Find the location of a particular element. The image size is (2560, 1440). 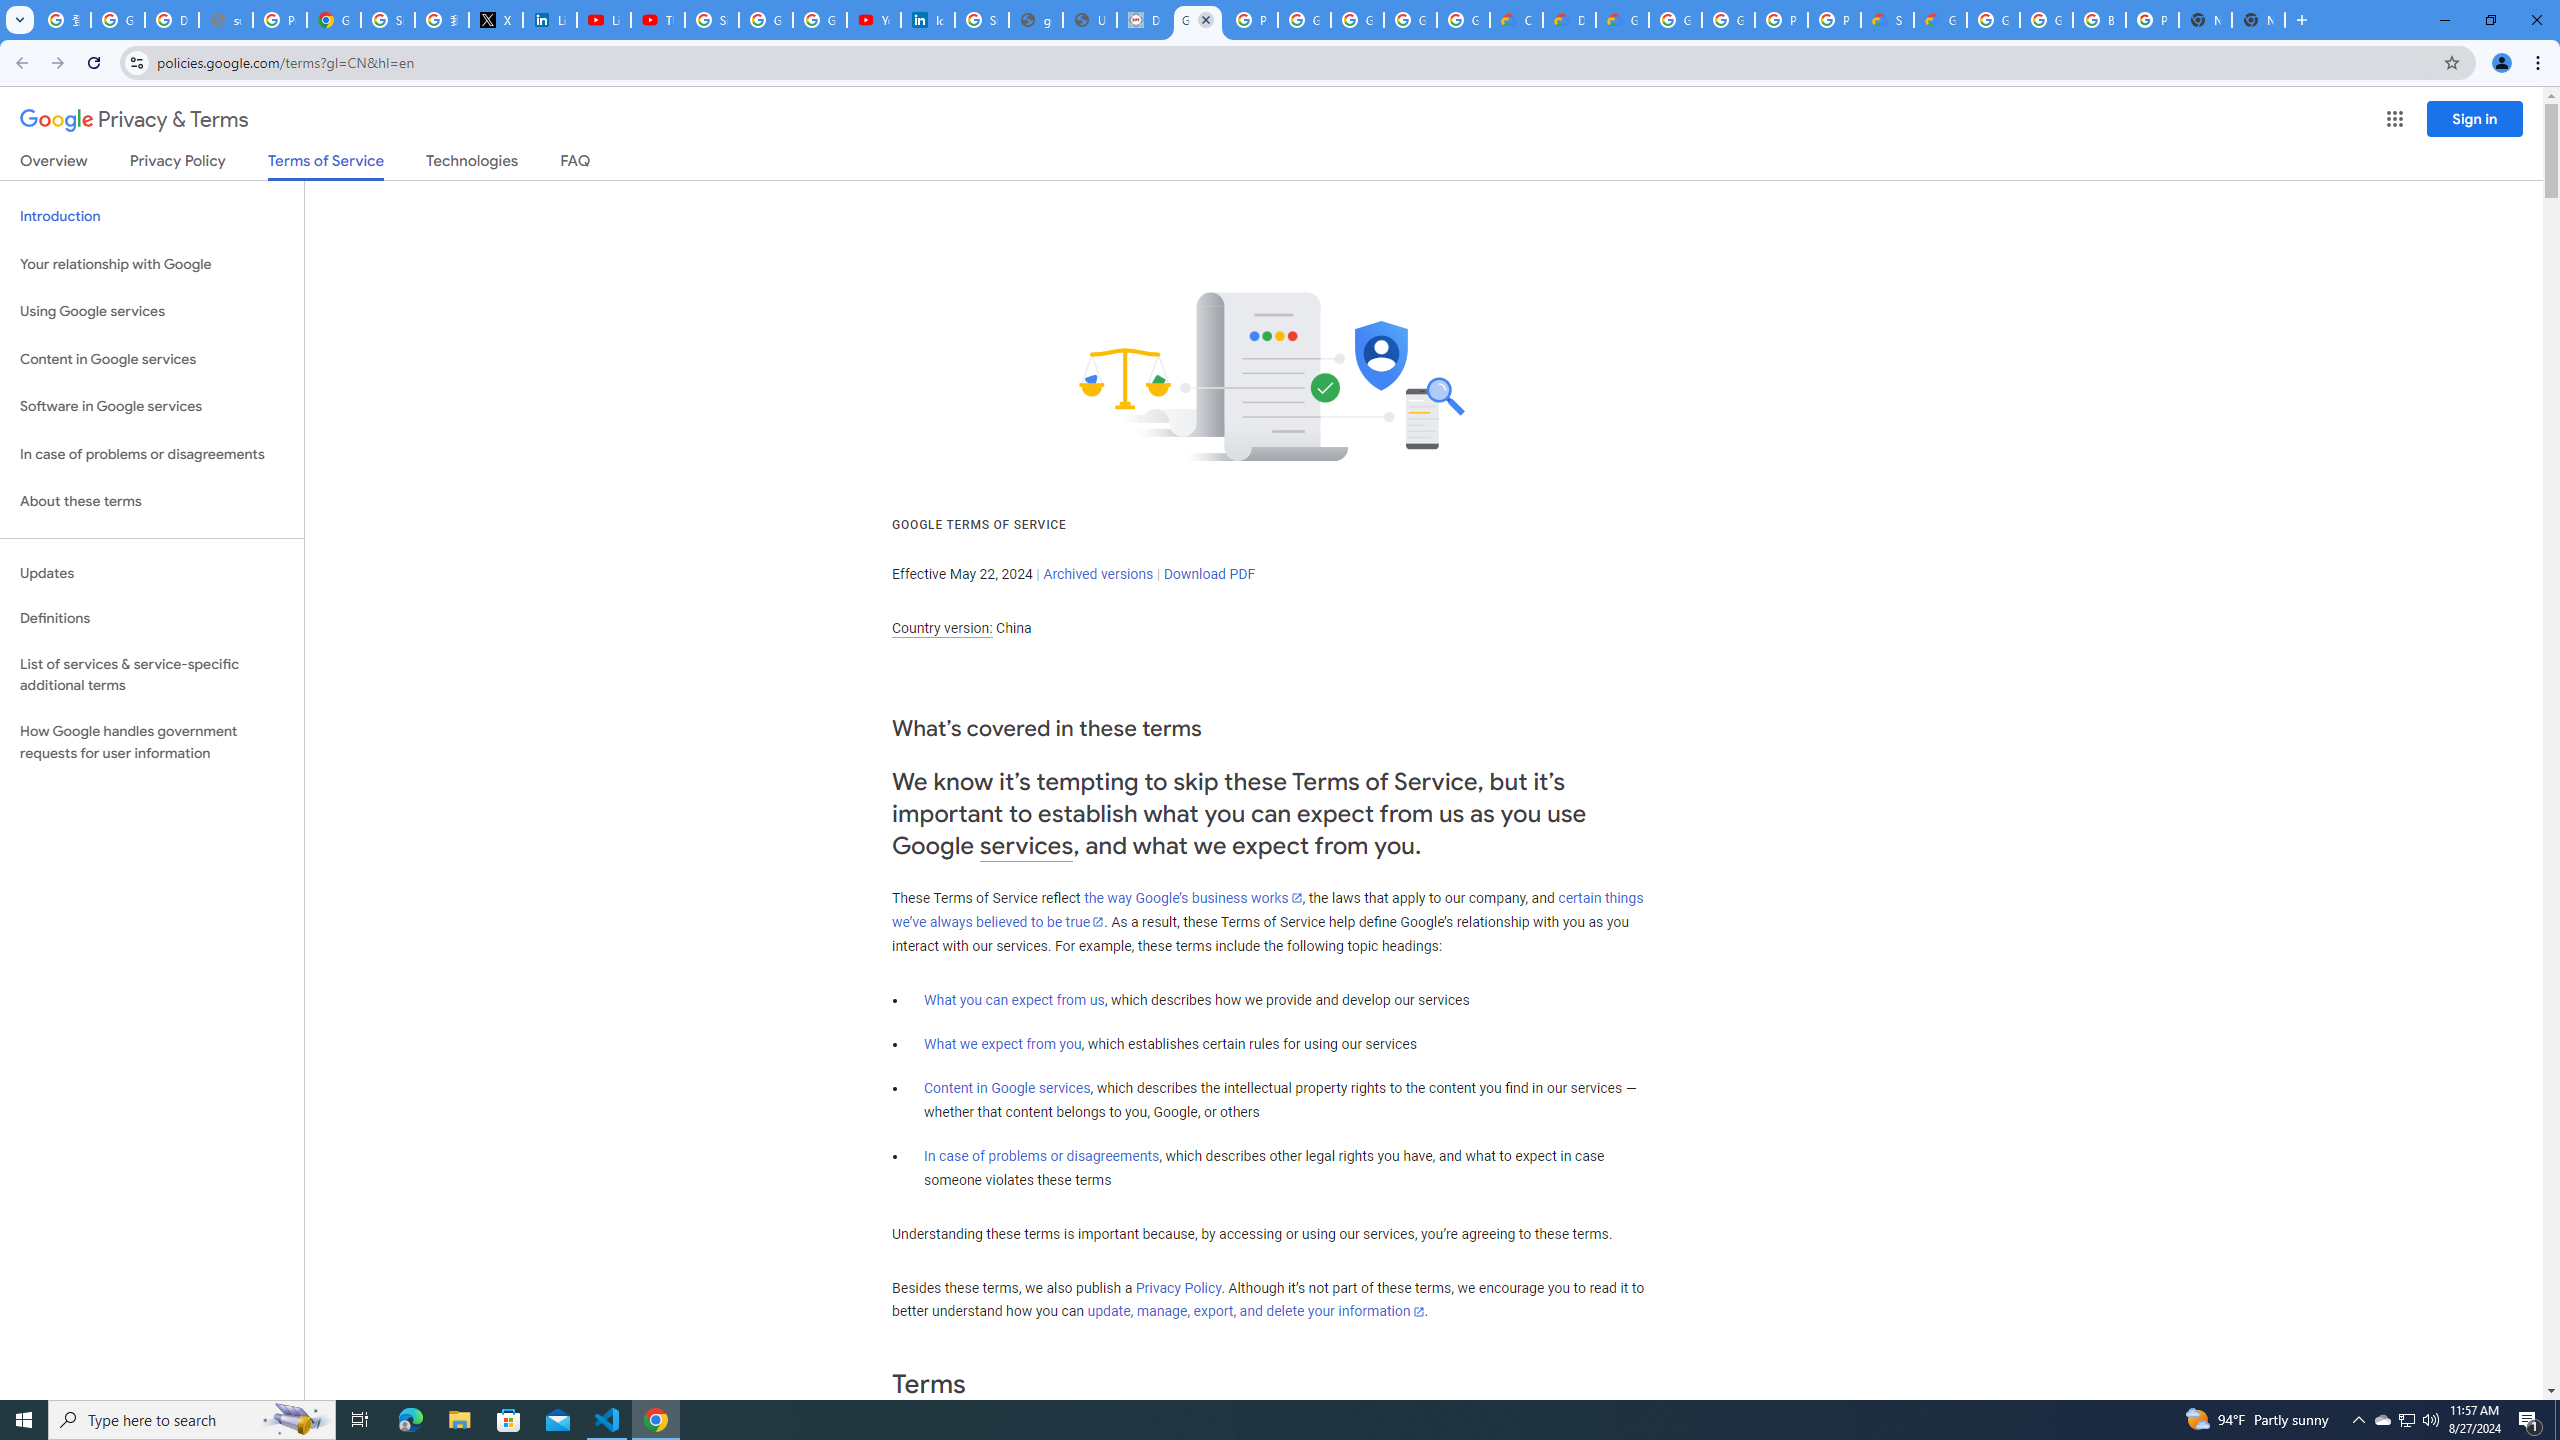

'New Tab' is located at coordinates (2257, 19).